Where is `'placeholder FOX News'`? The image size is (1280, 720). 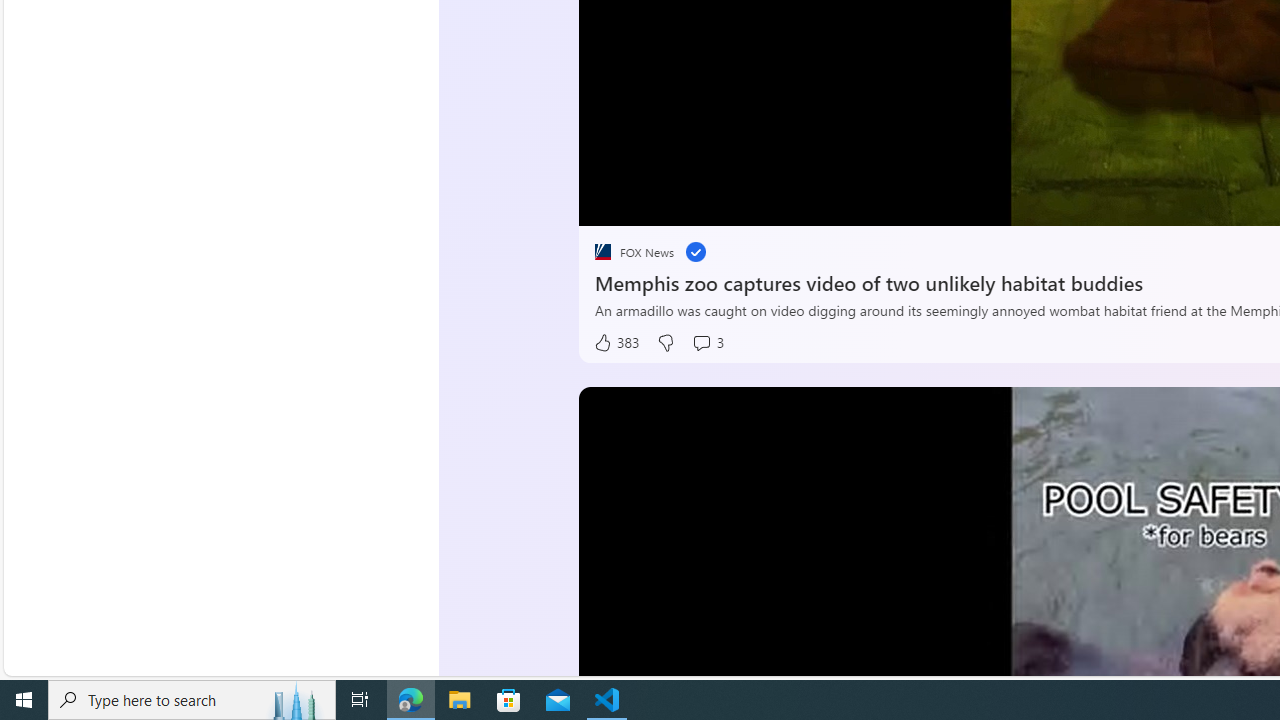 'placeholder FOX News' is located at coordinates (633, 251).